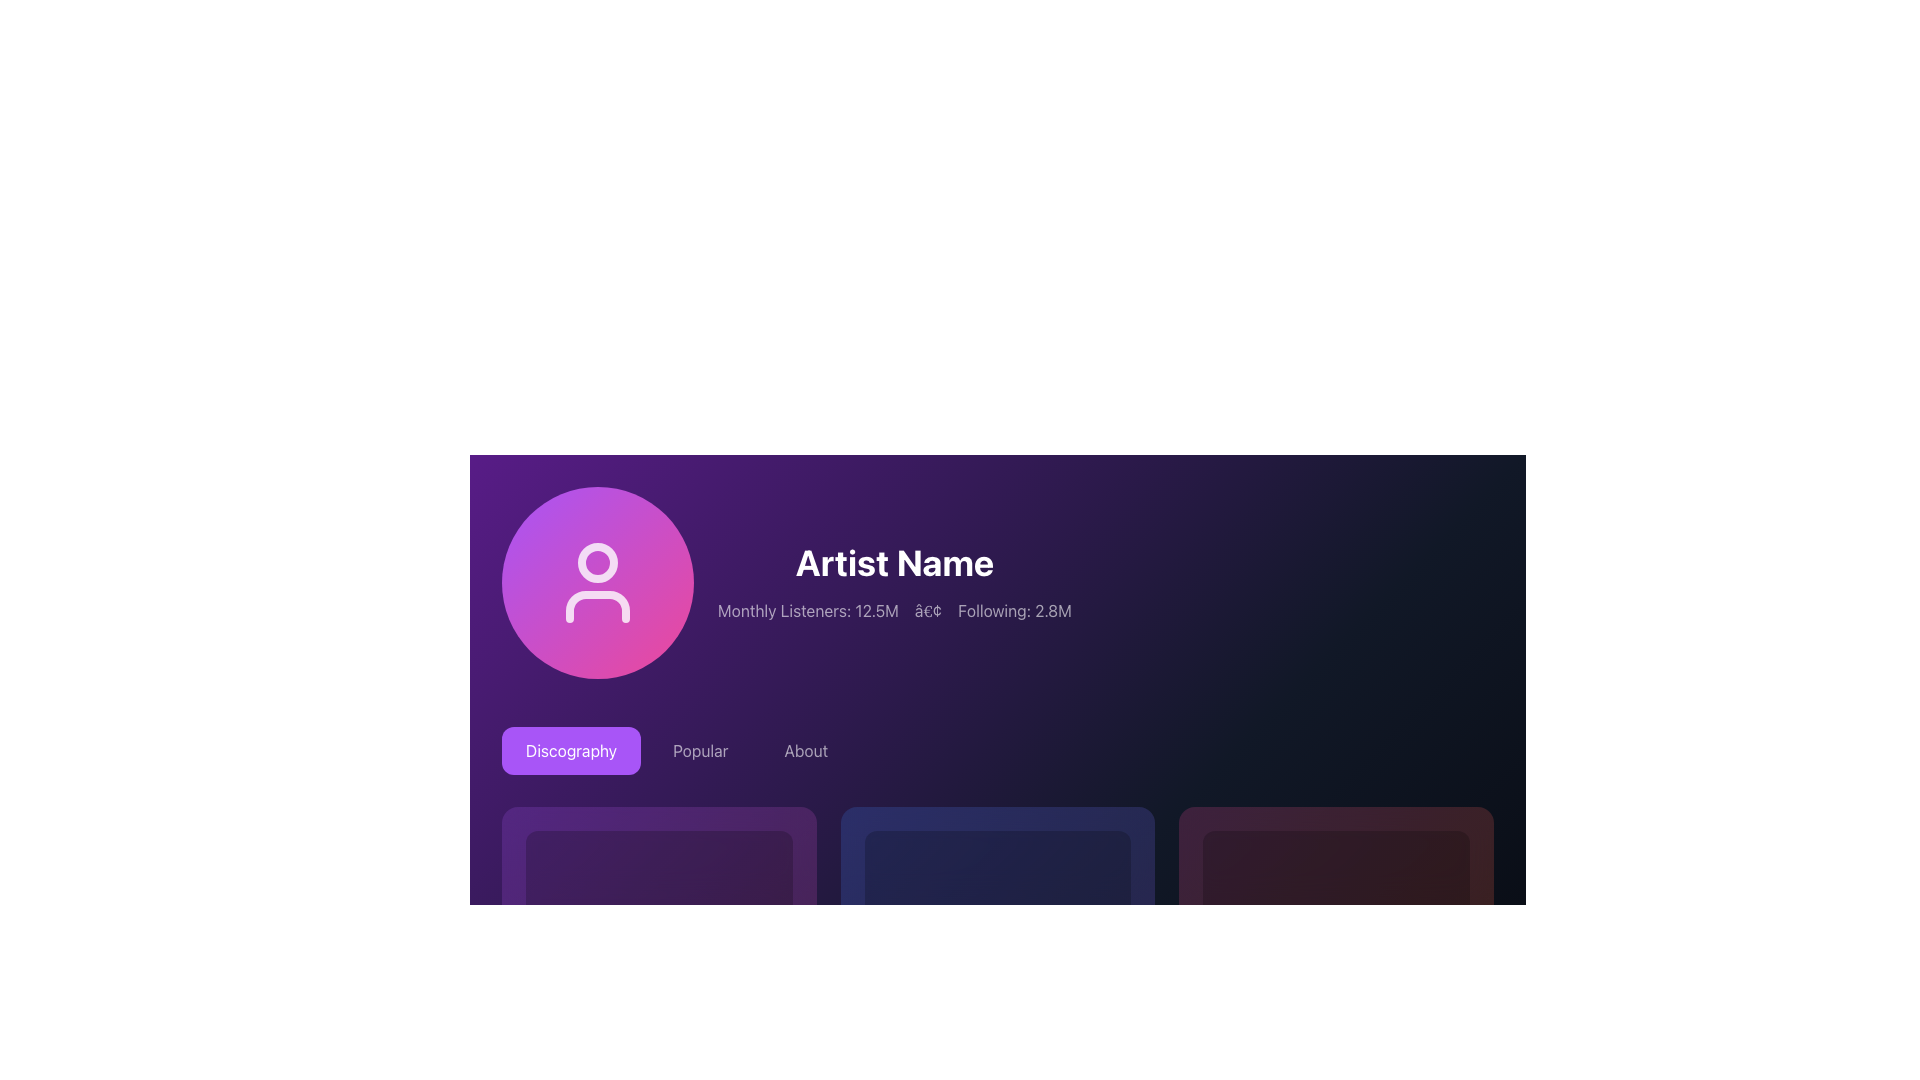 This screenshot has width=1920, height=1080. What do you see at coordinates (597, 563) in the screenshot?
I see `the circular graphical element that resembles a user profile icon, which is located to the left of the text 'Artist Name'` at bounding box center [597, 563].